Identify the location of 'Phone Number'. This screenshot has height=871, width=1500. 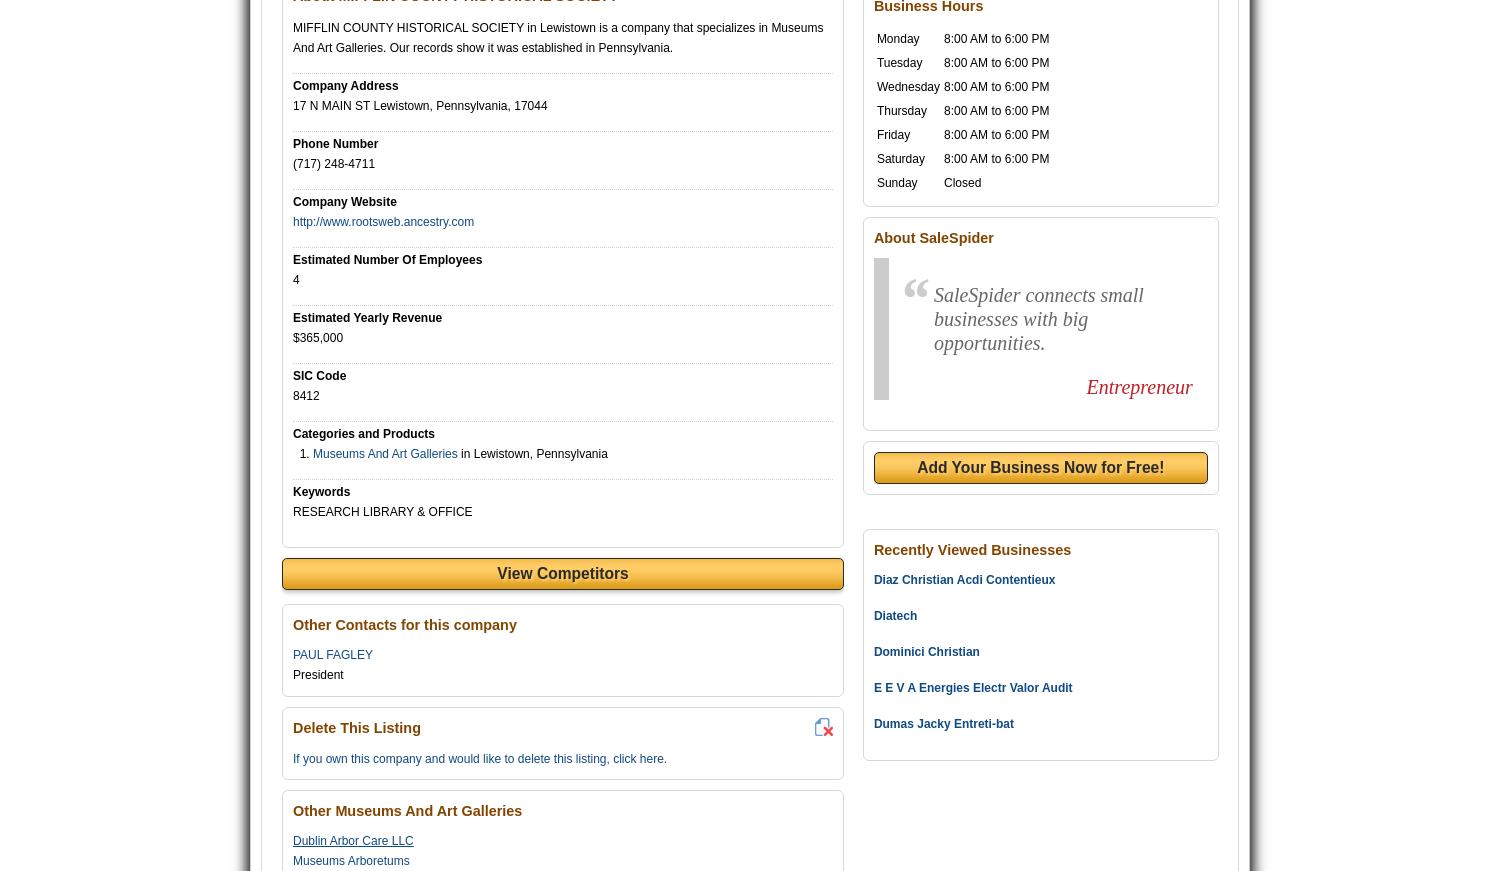
(334, 142).